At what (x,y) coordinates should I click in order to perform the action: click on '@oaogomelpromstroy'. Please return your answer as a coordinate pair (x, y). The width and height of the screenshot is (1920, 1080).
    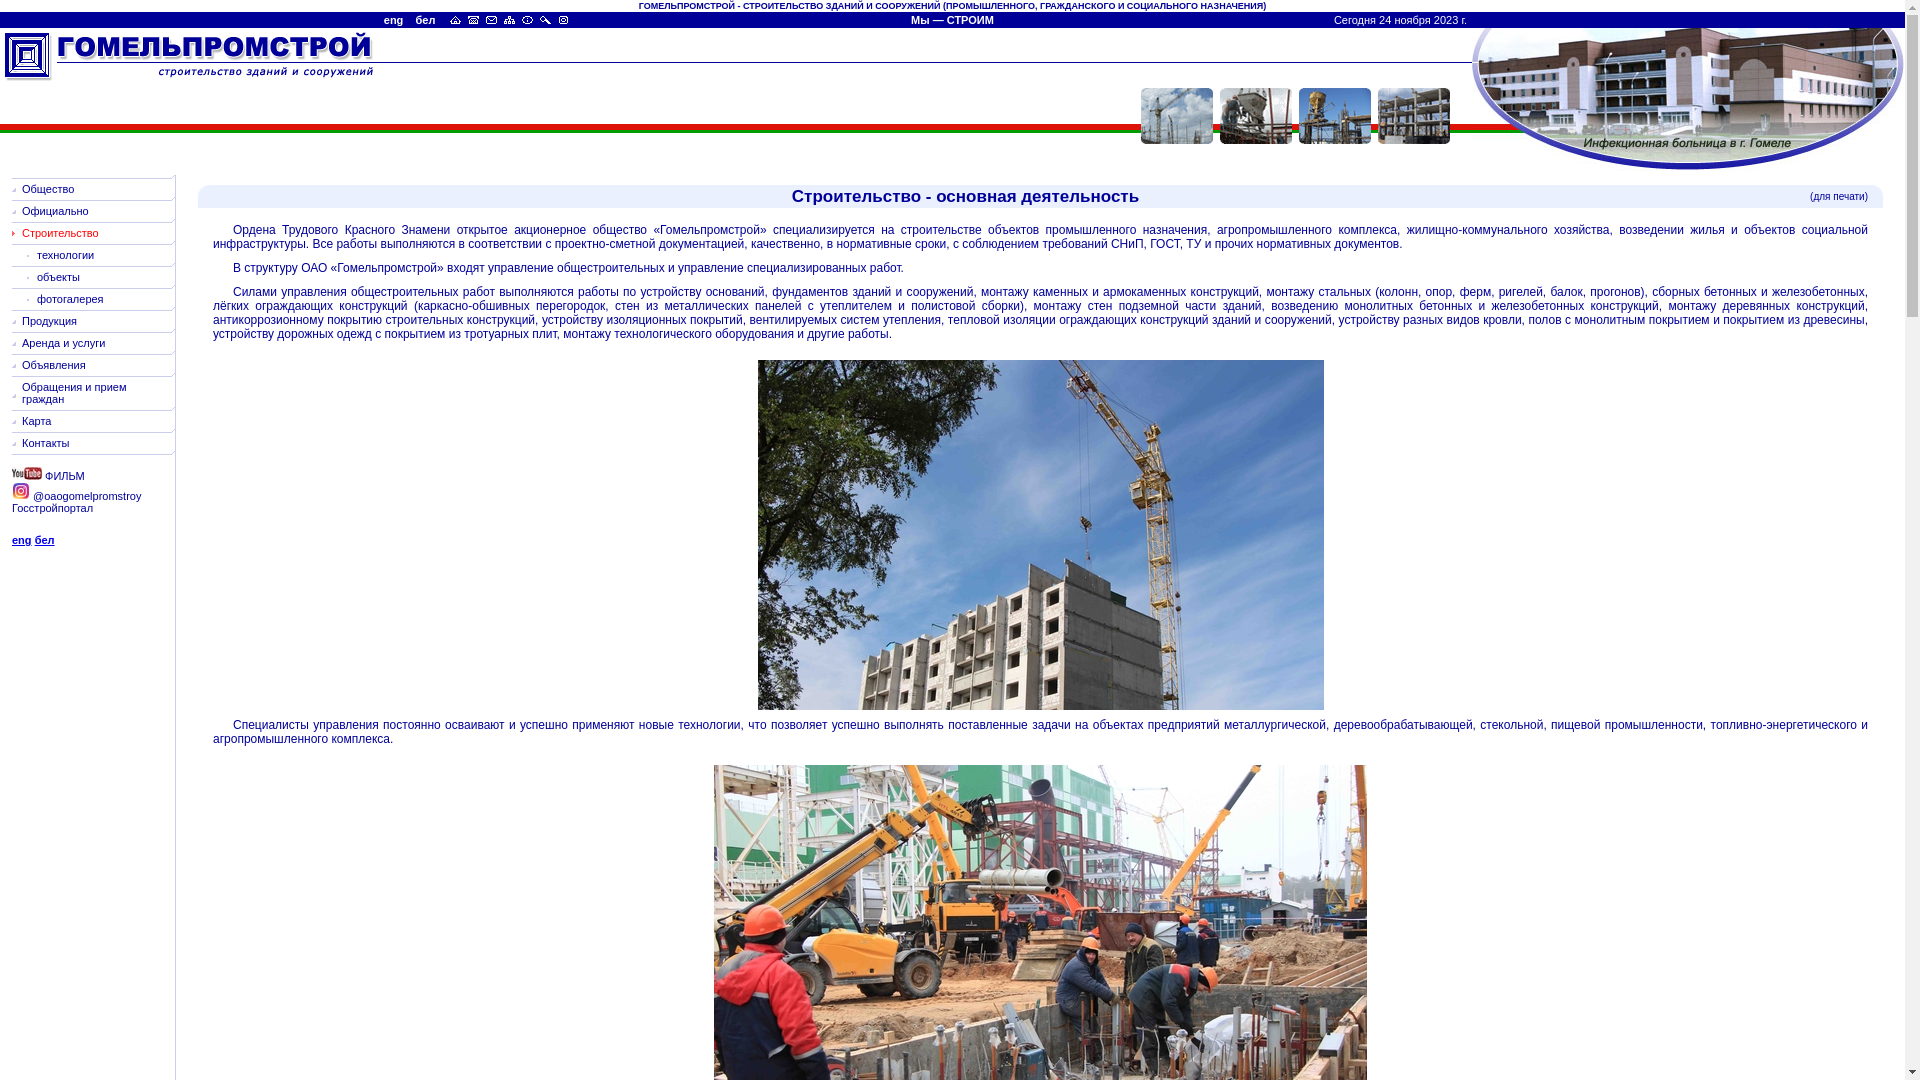
    Looking at the image, I should click on (12, 495).